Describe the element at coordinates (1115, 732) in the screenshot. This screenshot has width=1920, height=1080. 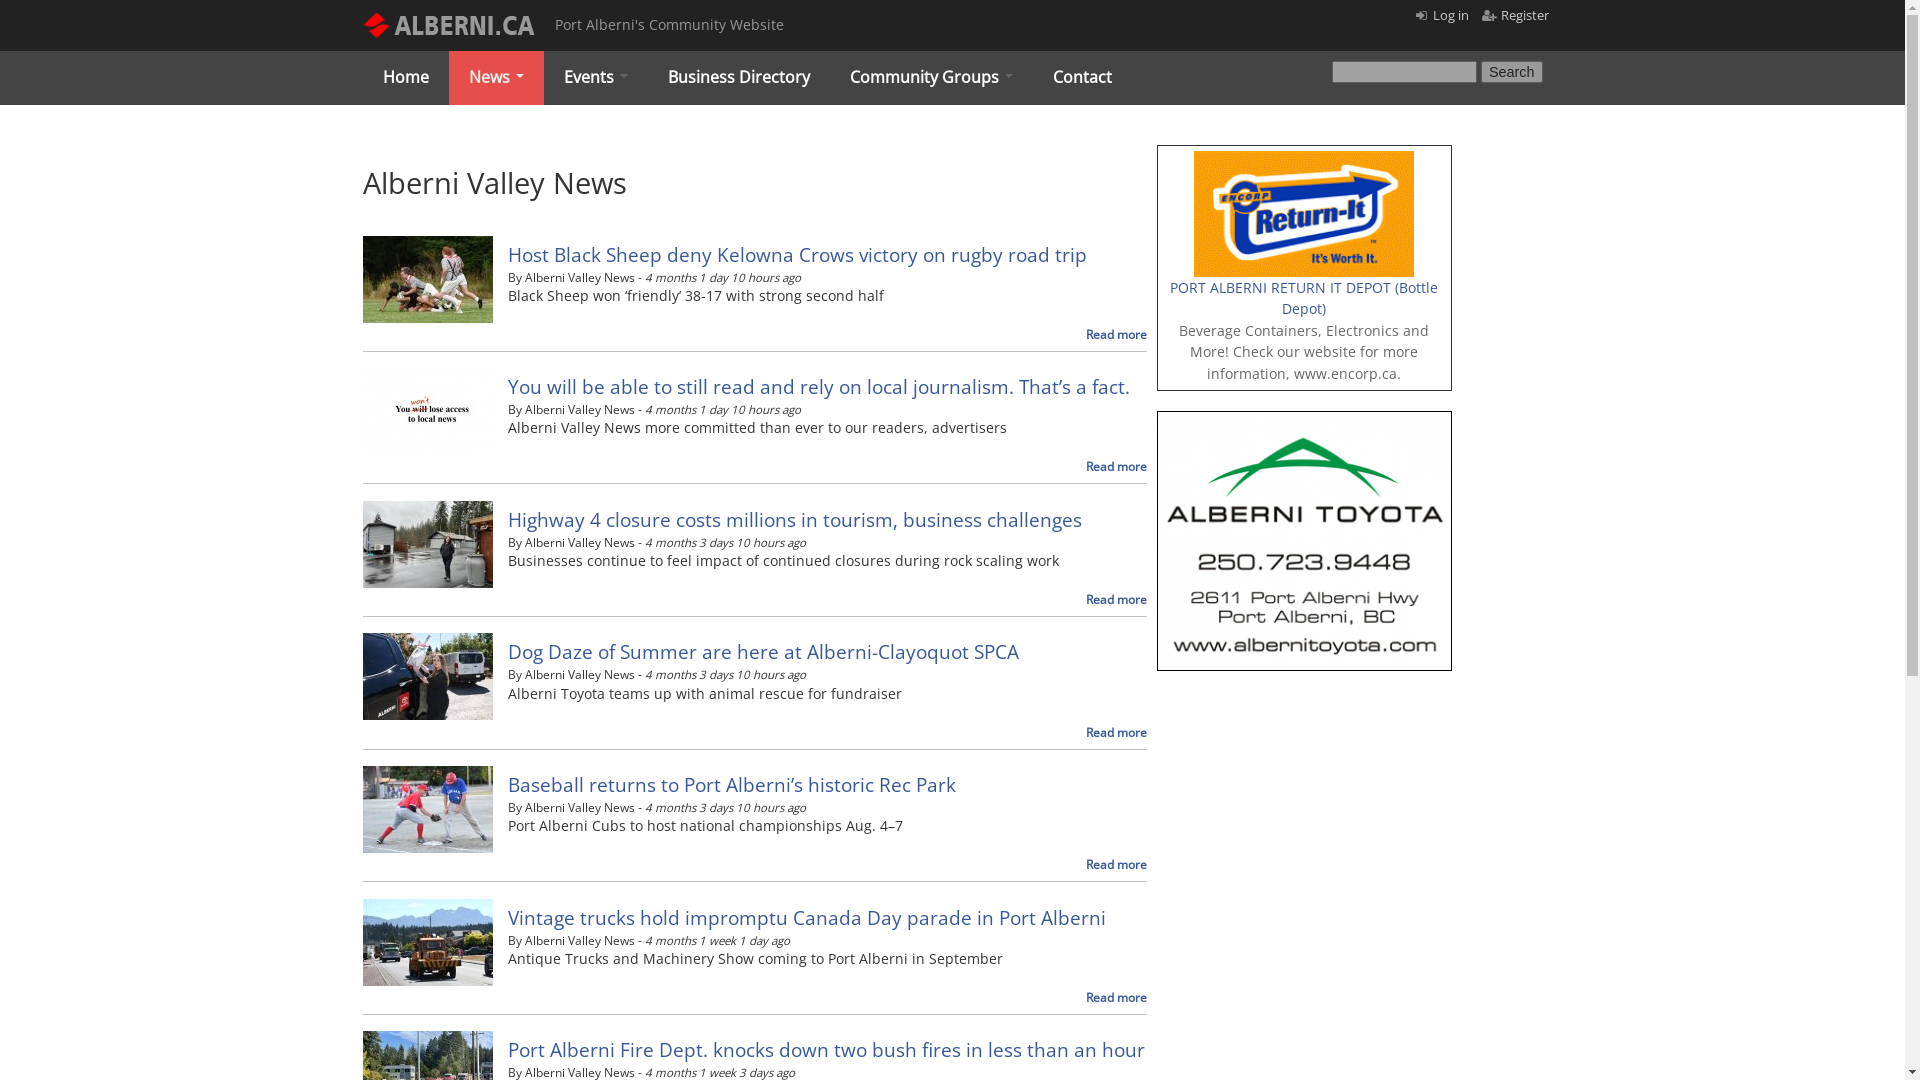
I see `'Read more'` at that location.